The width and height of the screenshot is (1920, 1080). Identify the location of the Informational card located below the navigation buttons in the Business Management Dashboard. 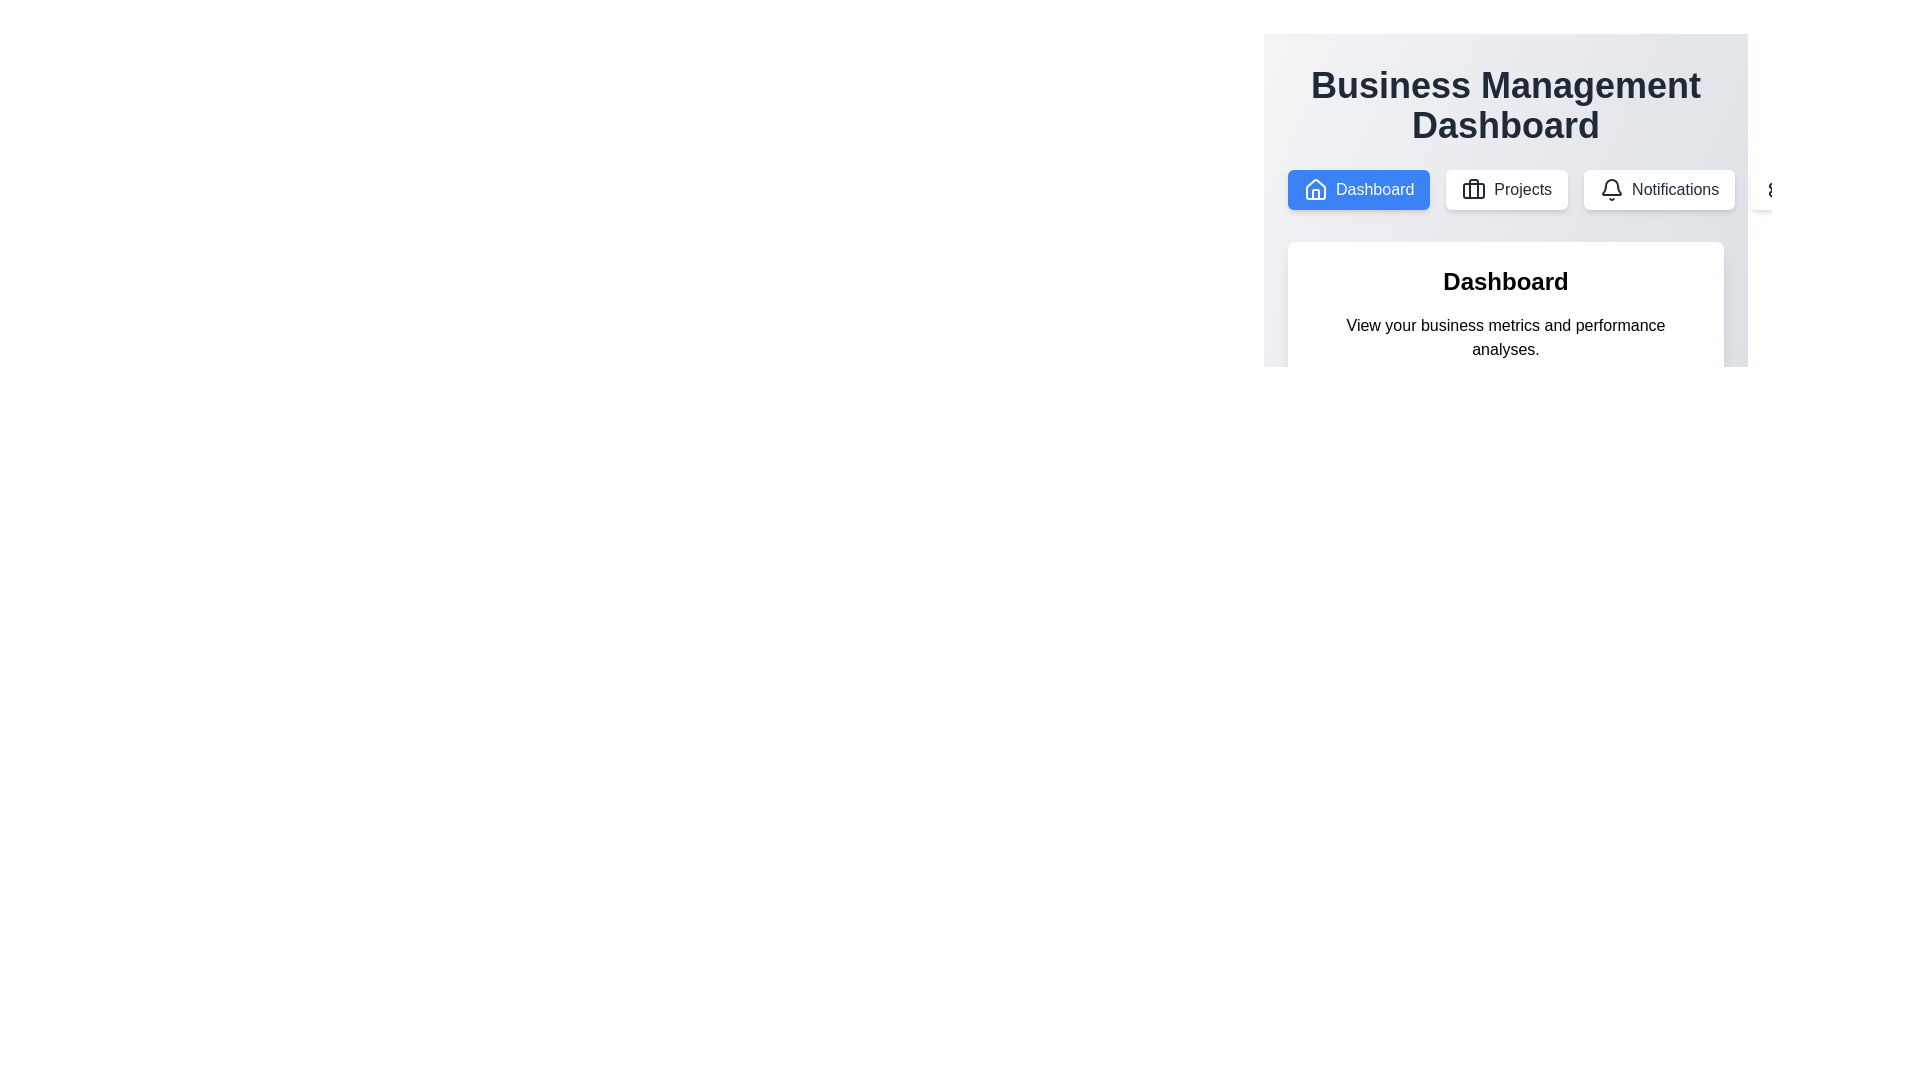
(1506, 313).